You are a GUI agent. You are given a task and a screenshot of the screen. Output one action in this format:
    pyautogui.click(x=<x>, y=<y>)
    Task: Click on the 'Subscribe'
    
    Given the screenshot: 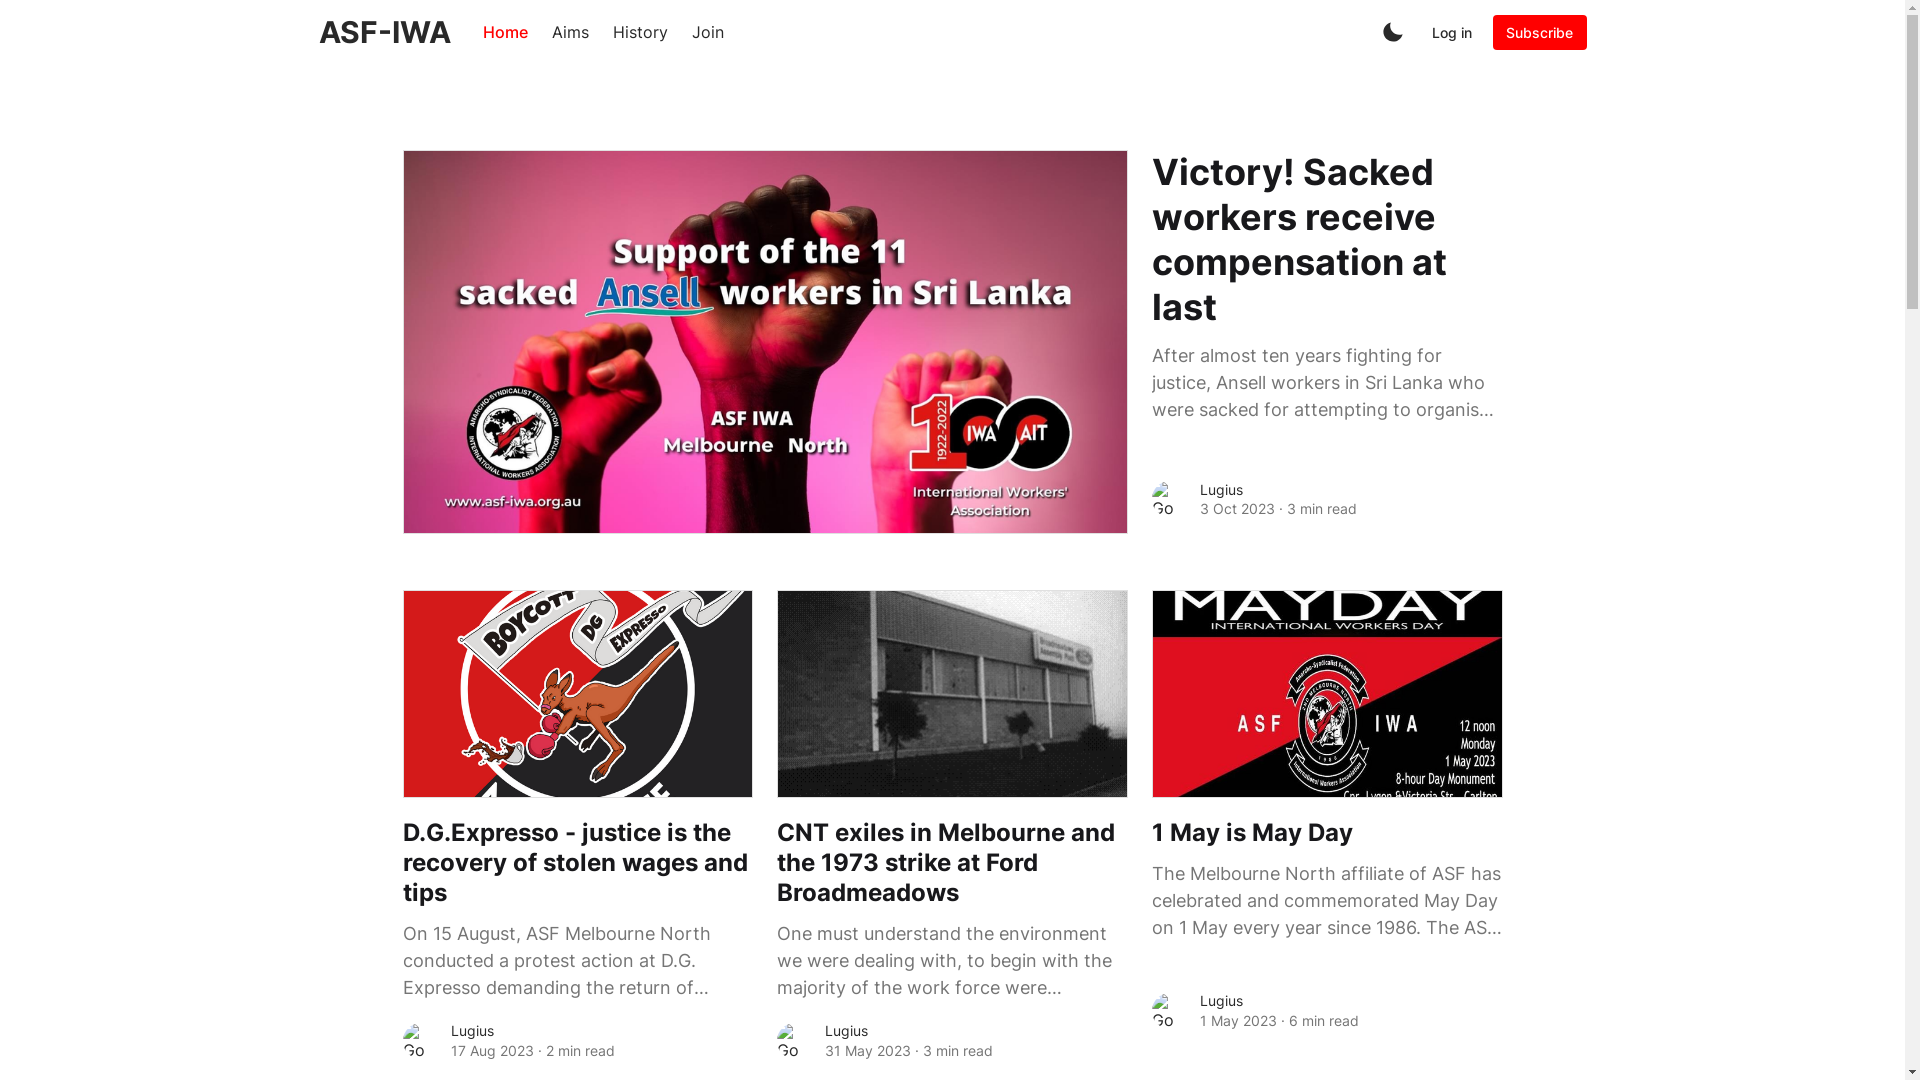 What is the action you would take?
    pyautogui.click(x=1539, y=31)
    